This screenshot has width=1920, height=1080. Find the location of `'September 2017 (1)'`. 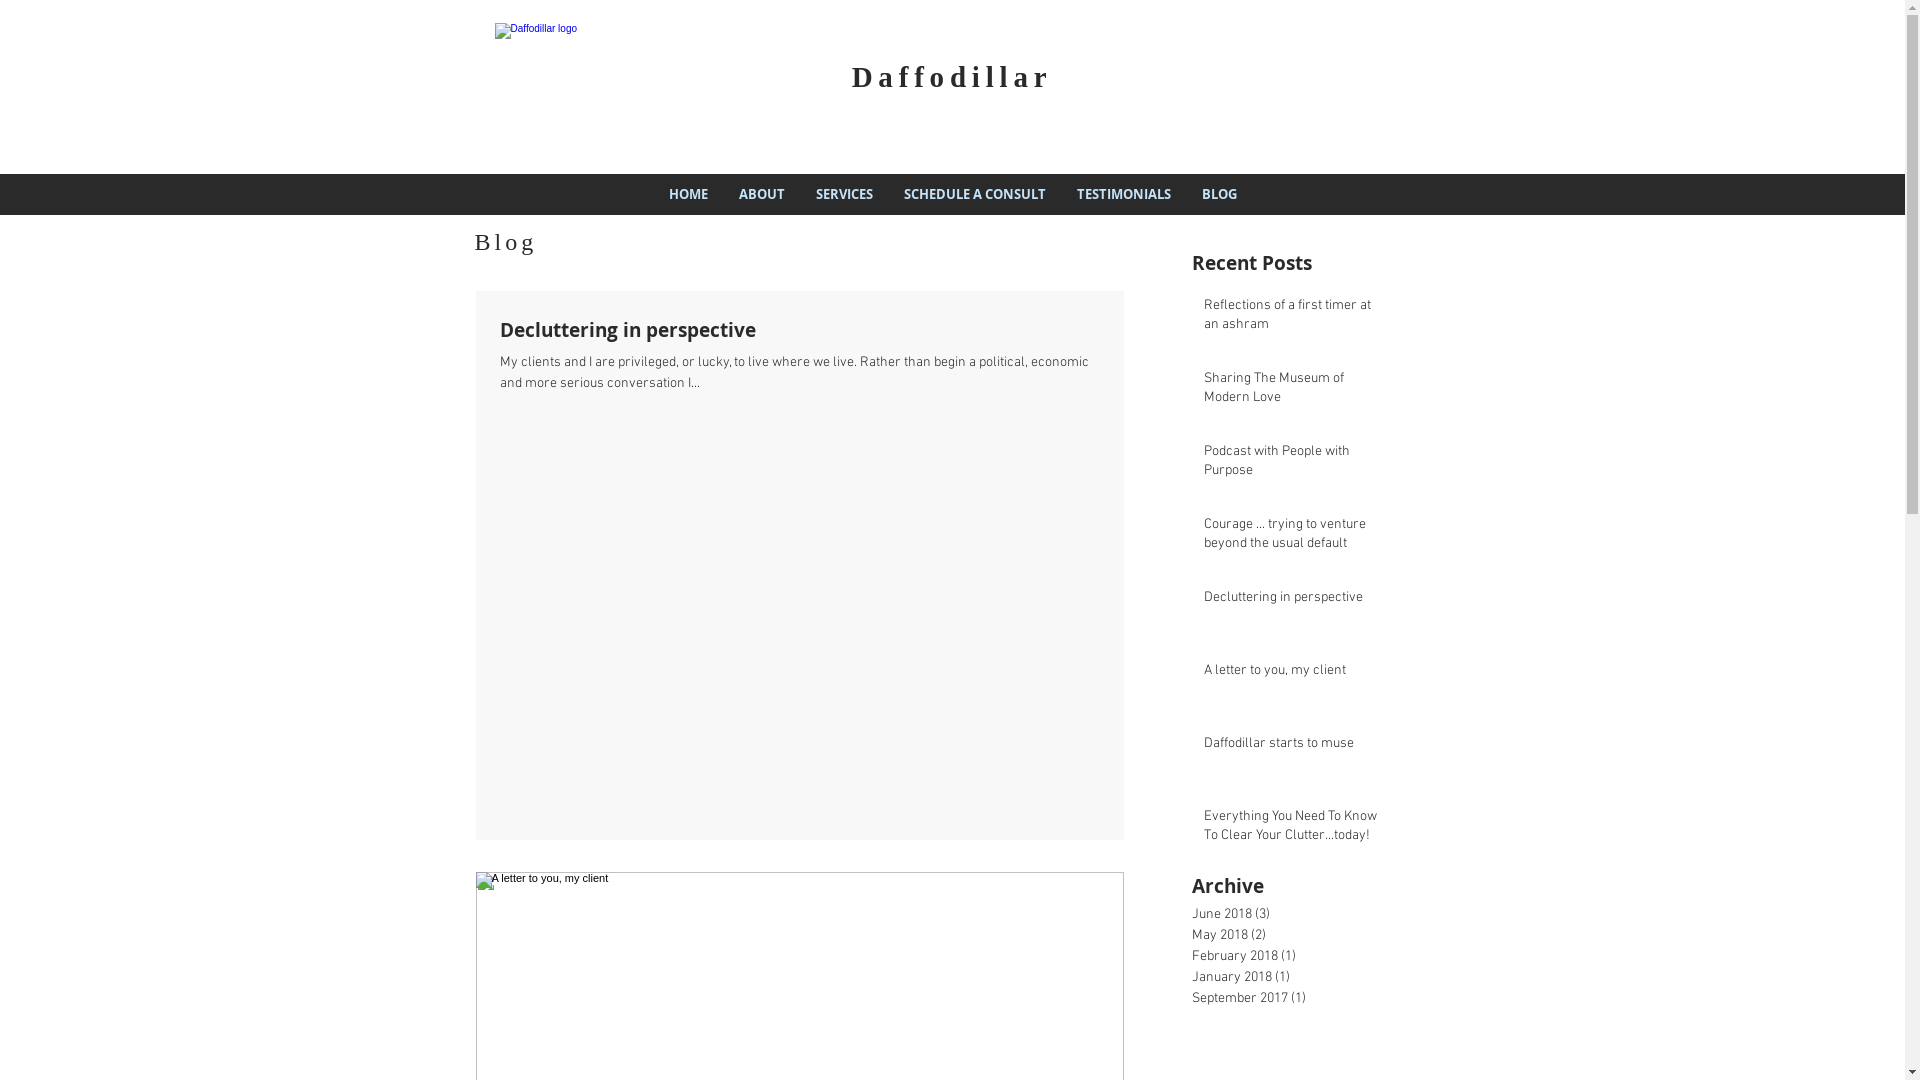

'September 2017 (1)' is located at coordinates (1296, 998).